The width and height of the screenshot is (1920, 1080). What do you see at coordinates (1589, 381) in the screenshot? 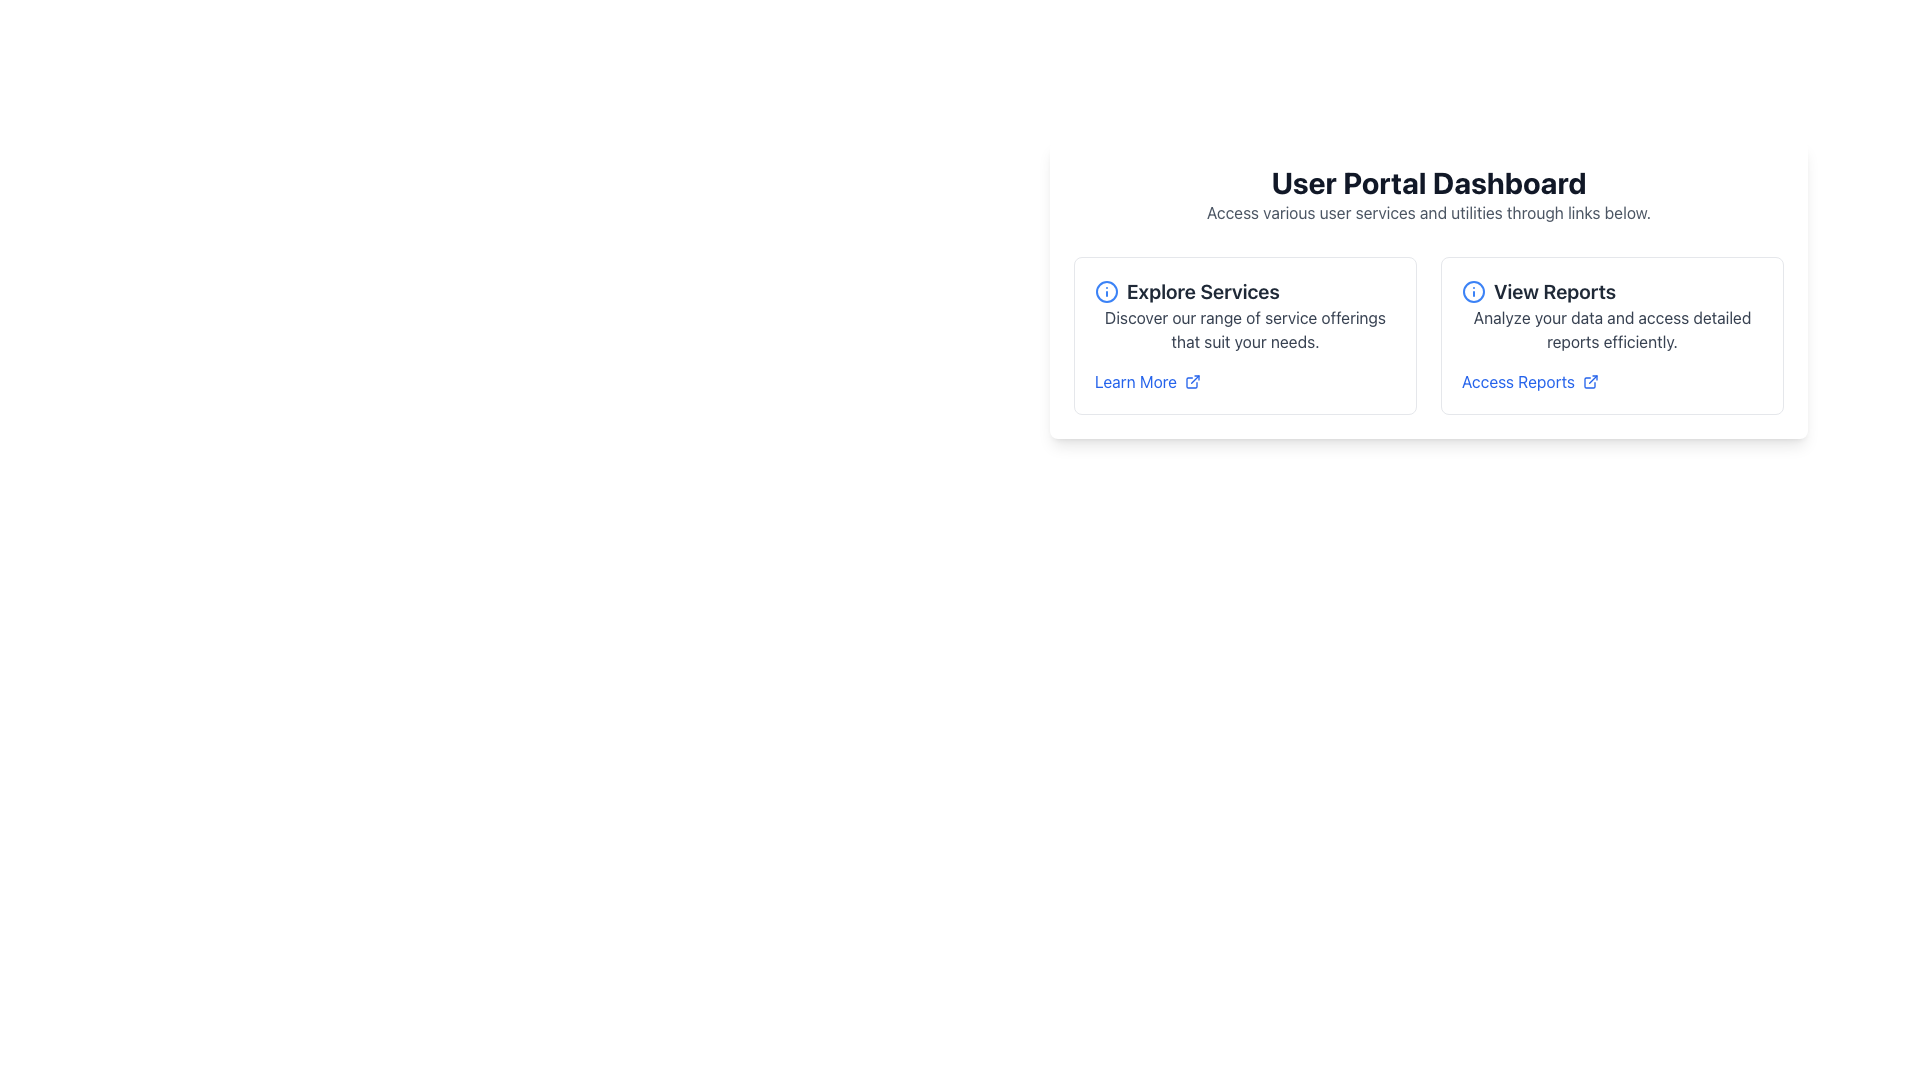
I see `the small blue external link icon with a minimalist arrow design located to the right of the 'Access Reports' text in the 'View Reports' section` at bounding box center [1589, 381].